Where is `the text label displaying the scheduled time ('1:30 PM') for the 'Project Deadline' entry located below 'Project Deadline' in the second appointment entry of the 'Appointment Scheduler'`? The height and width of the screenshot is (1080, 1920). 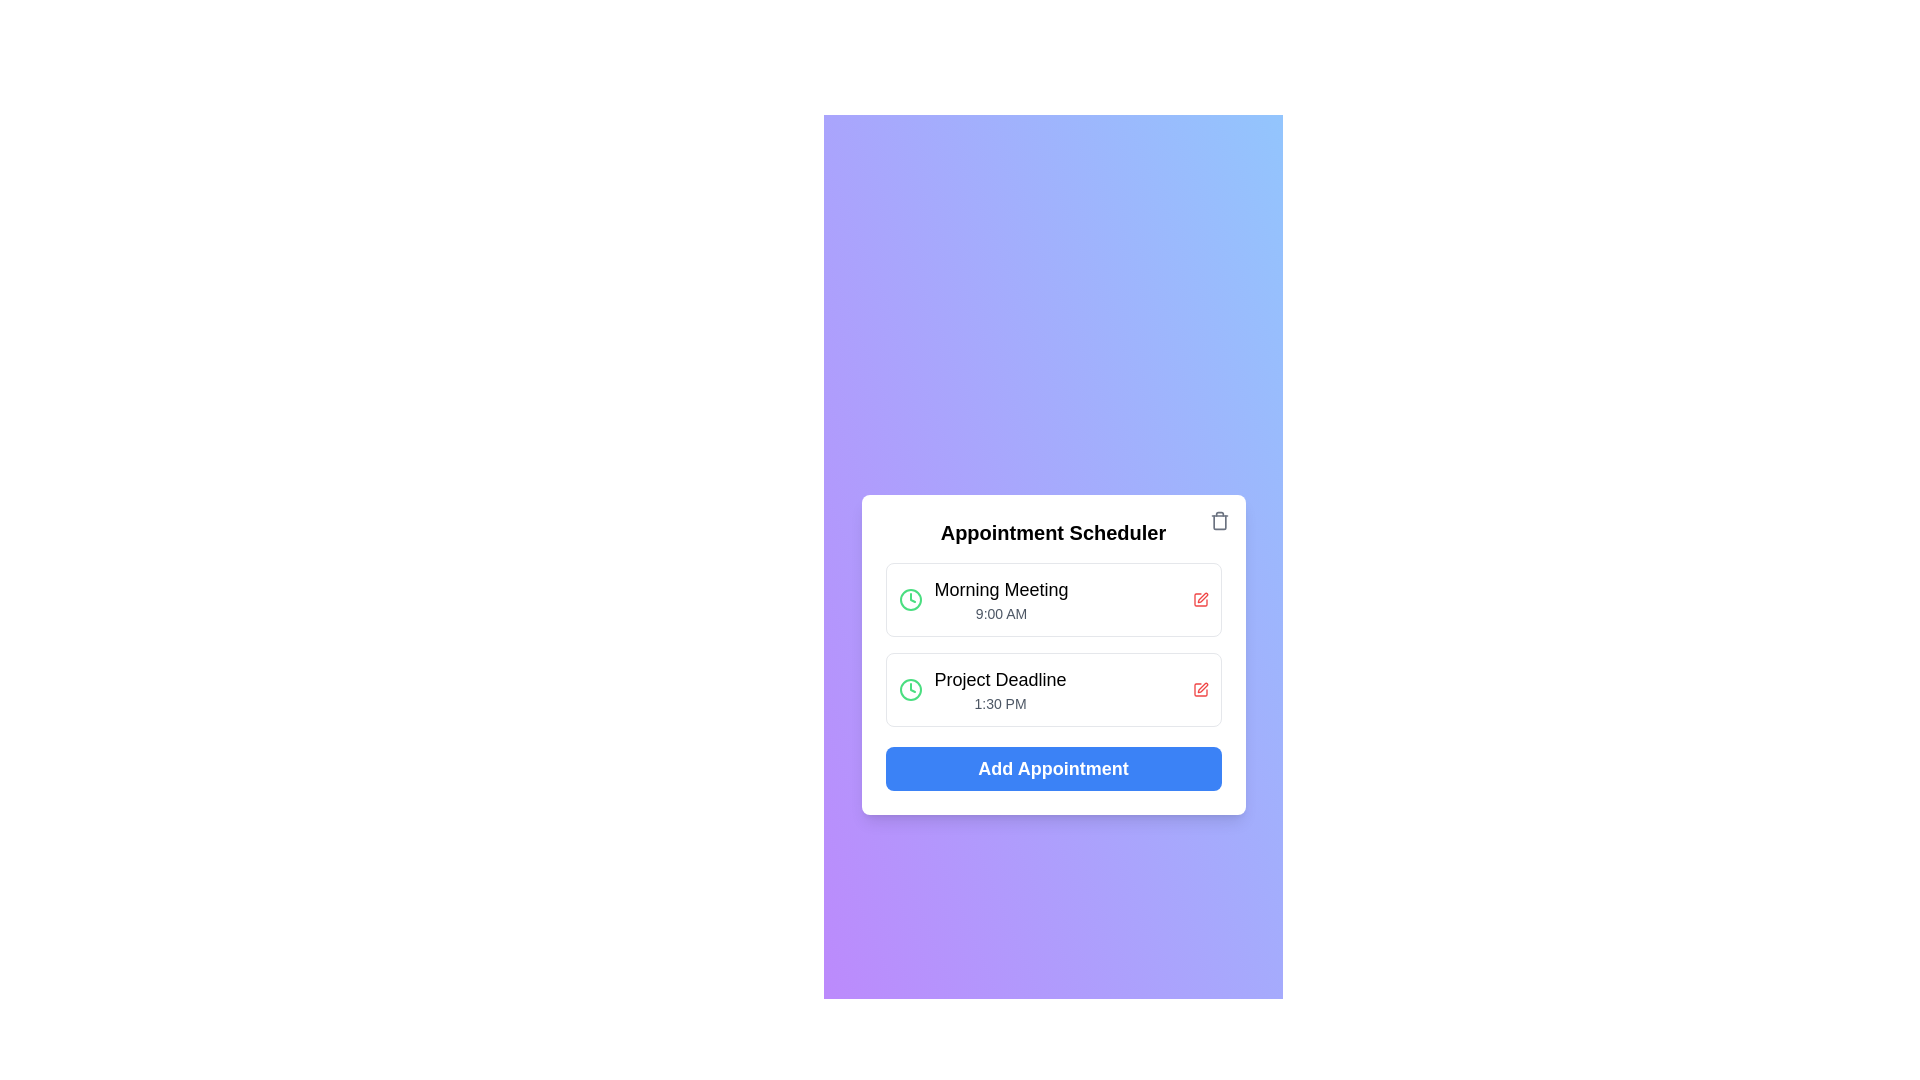
the text label displaying the scheduled time ('1:30 PM') for the 'Project Deadline' entry located below 'Project Deadline' in the second appointment entry of the 'Appointment Scheduler' is located at coordinates (1000, 703).